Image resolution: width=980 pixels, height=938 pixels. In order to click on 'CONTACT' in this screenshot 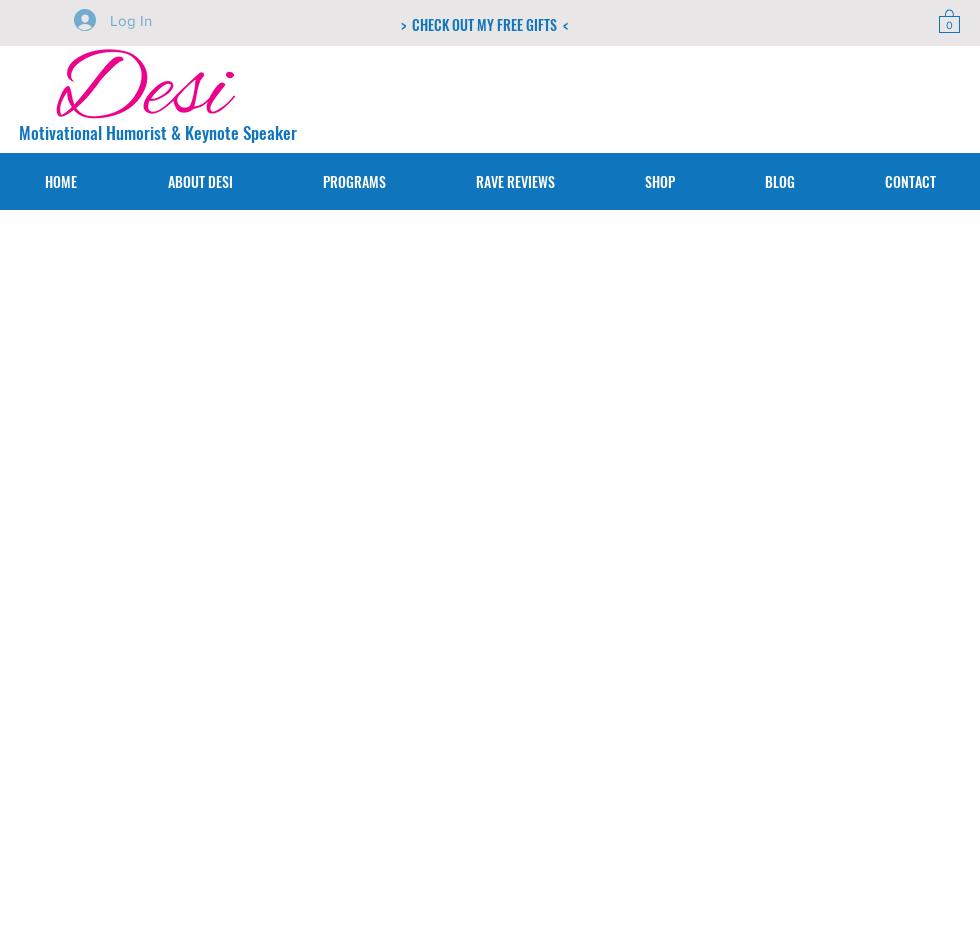, I will do `click(909, 180)`.